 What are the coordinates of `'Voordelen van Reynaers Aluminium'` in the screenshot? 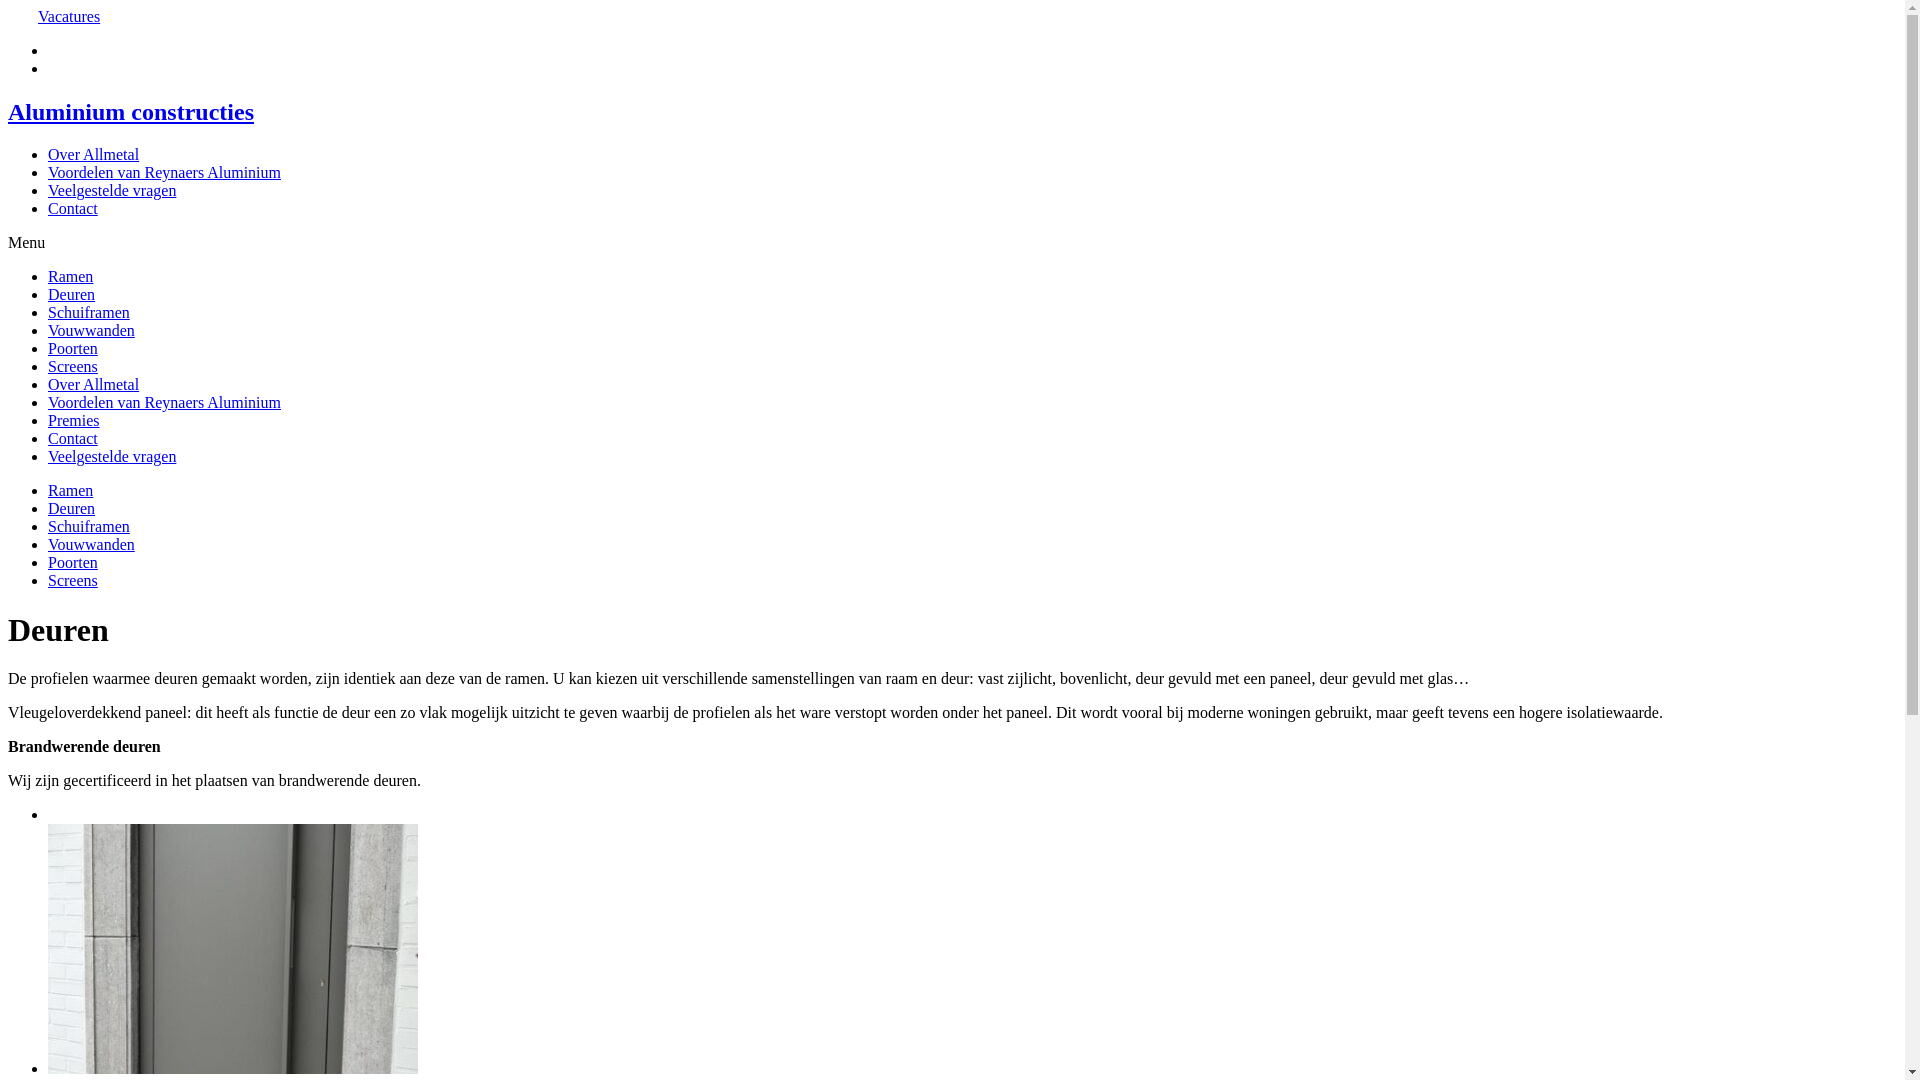 It's located at (164, 402).